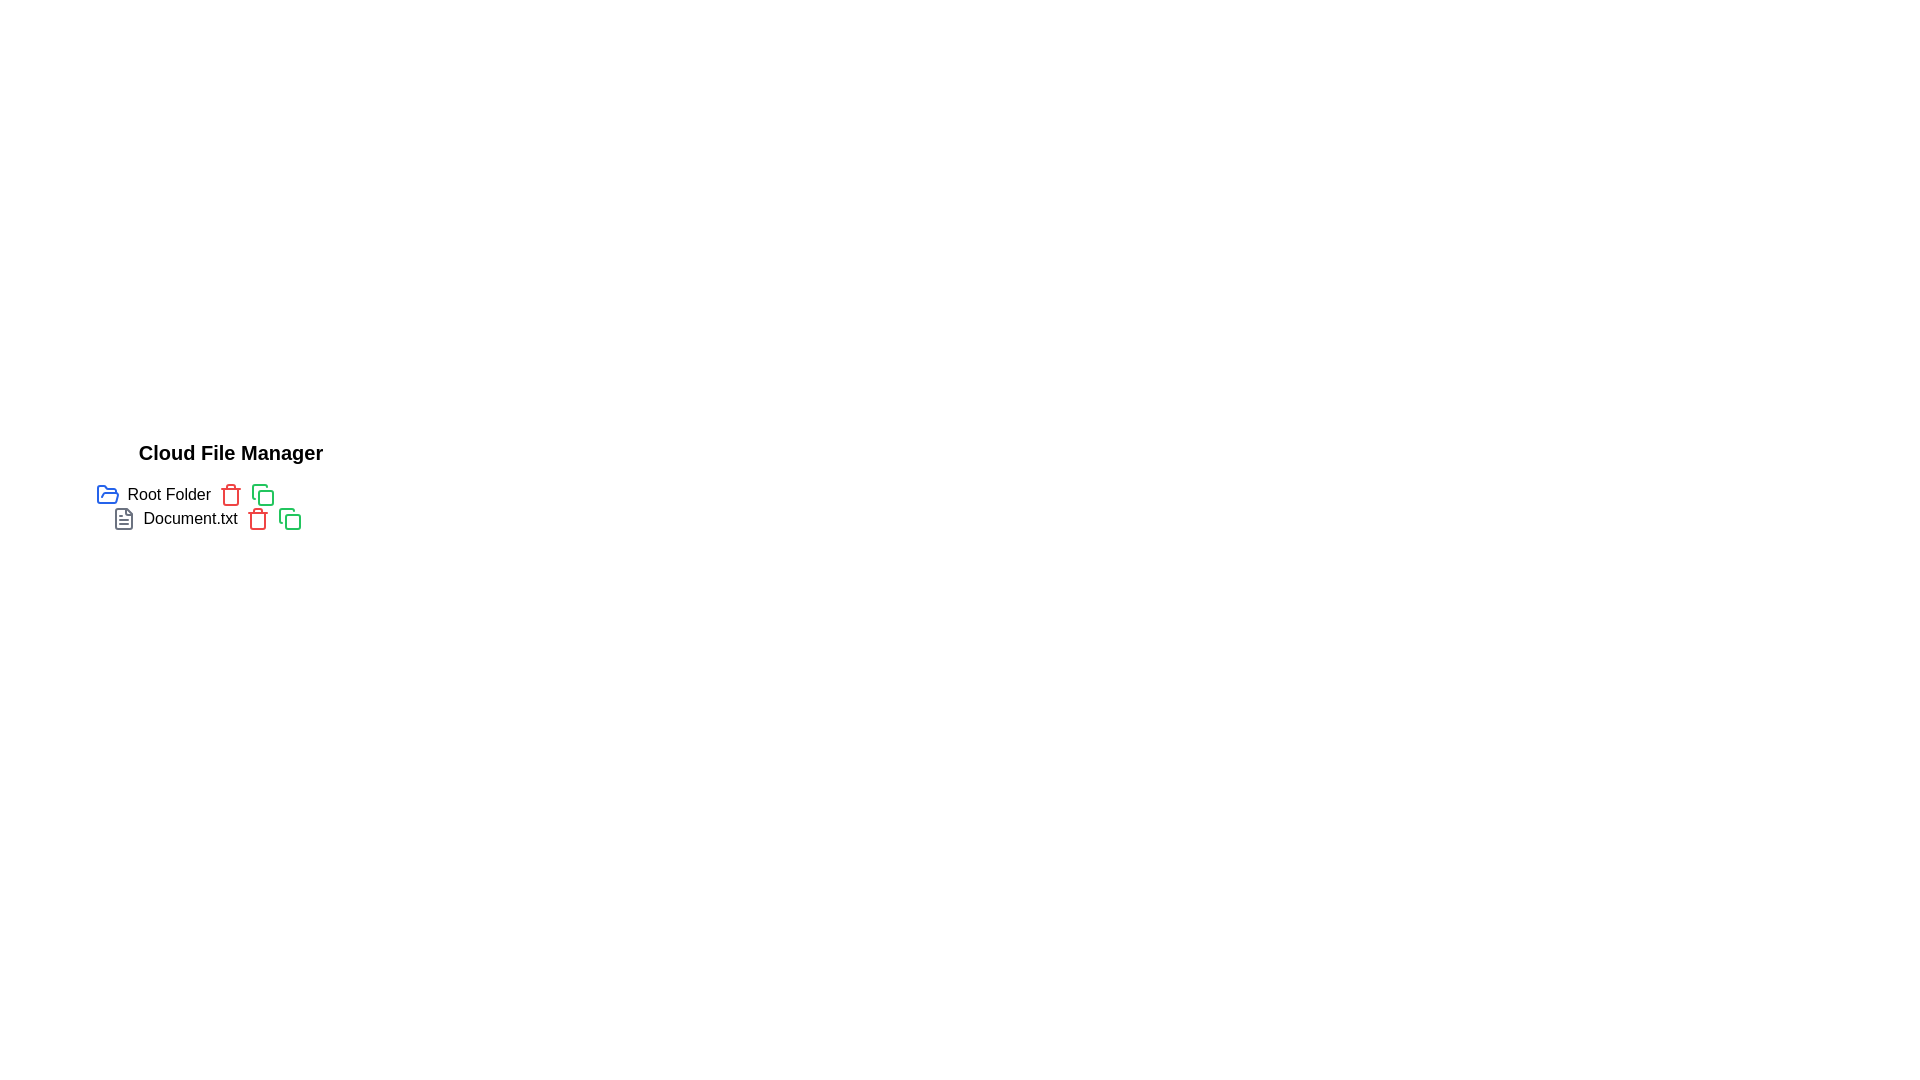  I want to click on the green copy button next to the 'Document.txt' file entry in the Cloud File Manager to duplicate the file, so click(245, 518).